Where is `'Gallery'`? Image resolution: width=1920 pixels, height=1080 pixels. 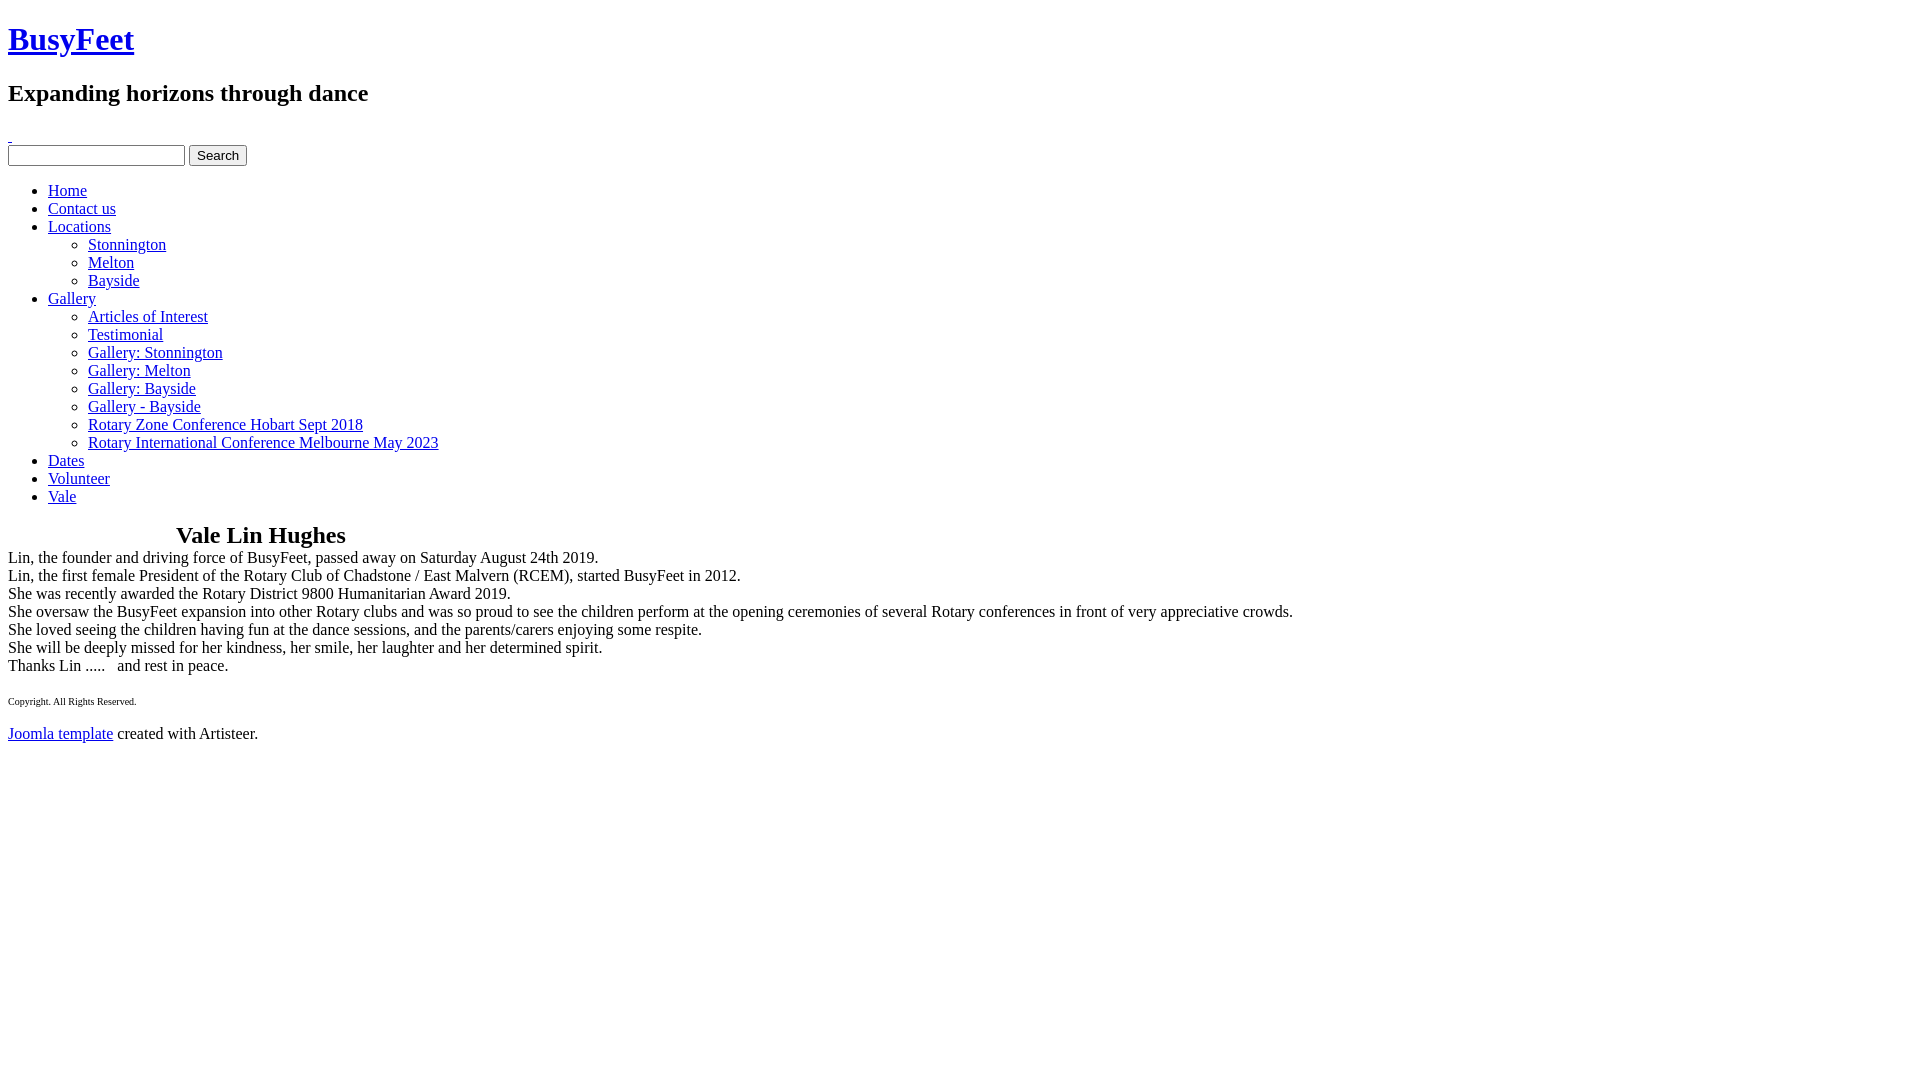 'Gallery' is located at coordinates (72, 298).